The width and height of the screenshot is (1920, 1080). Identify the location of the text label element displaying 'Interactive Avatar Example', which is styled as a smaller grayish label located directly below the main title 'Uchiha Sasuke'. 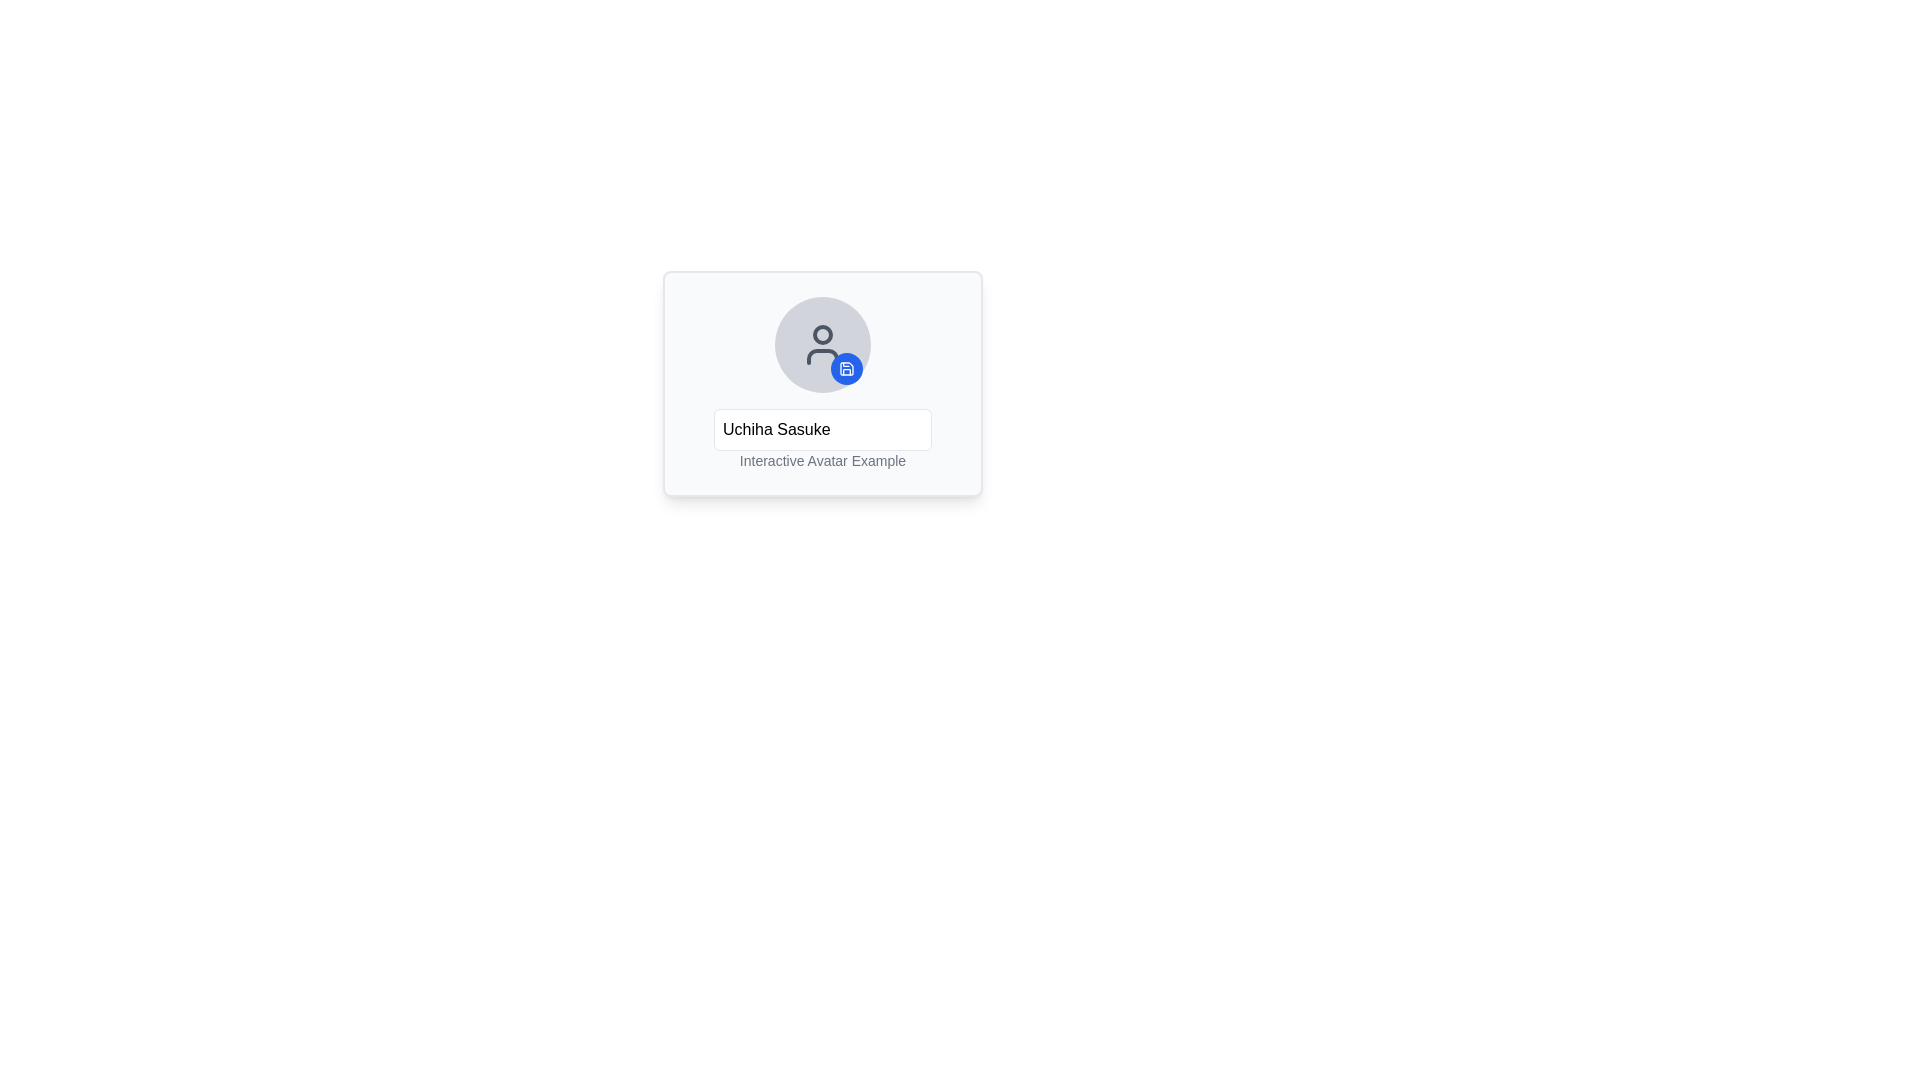
(822, 438).